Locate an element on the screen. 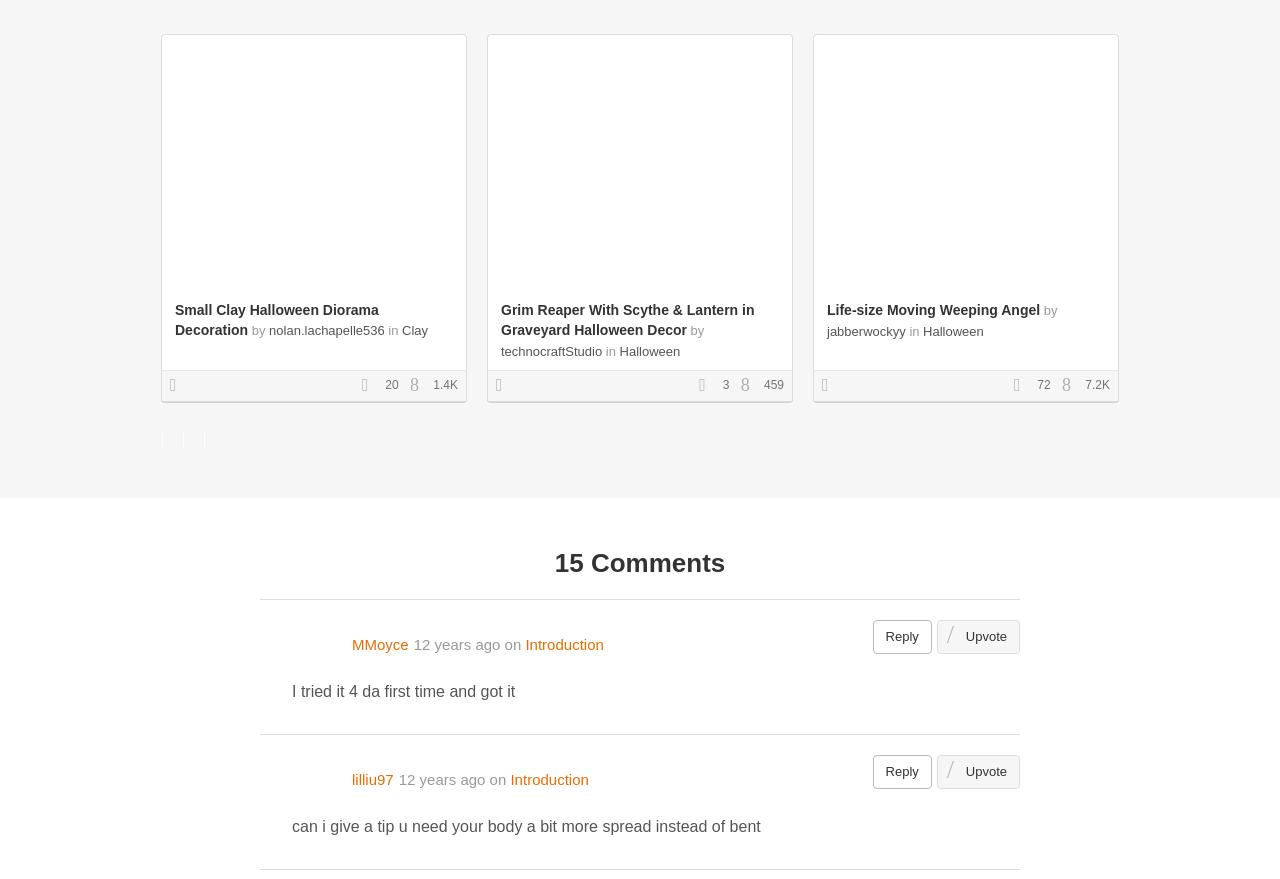  '3' is located at coordinates (718, 385).